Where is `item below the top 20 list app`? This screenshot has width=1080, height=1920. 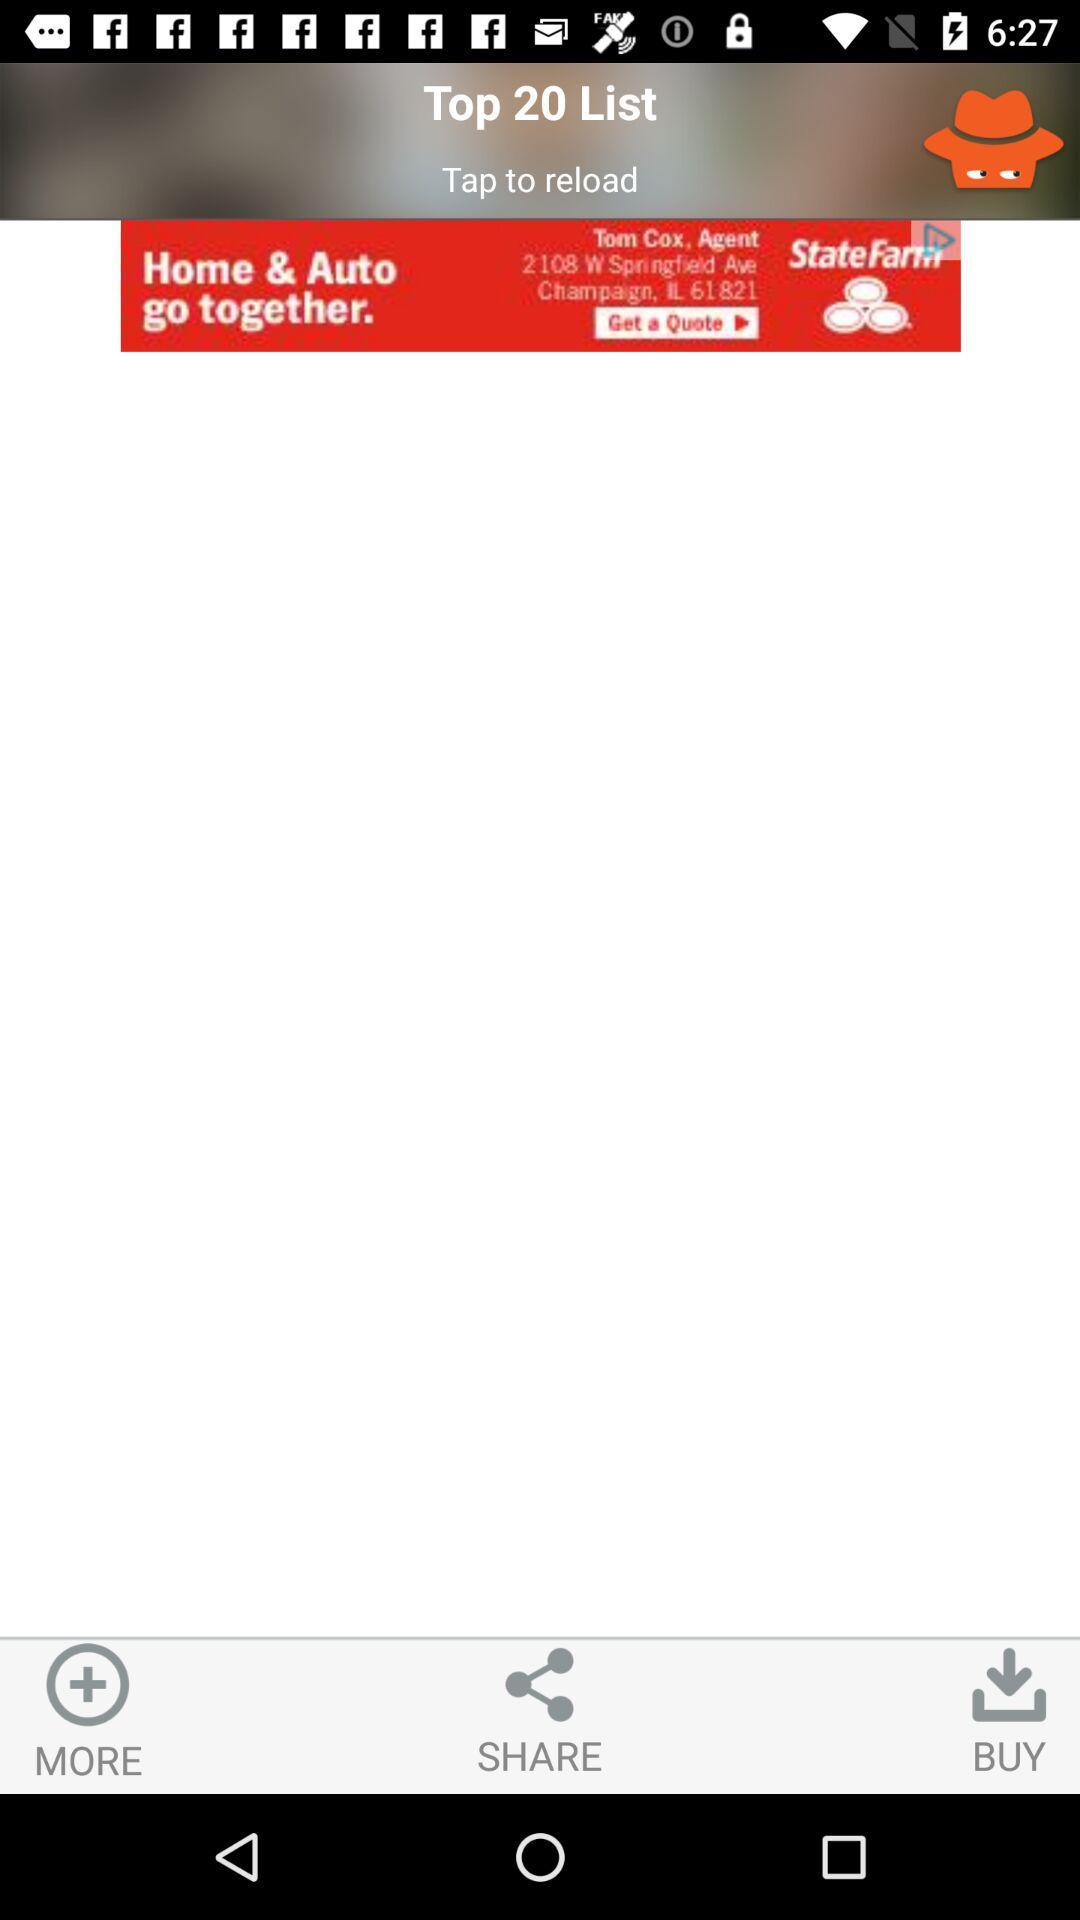
item below the top 20 list app is located at coordinates (540, 178).